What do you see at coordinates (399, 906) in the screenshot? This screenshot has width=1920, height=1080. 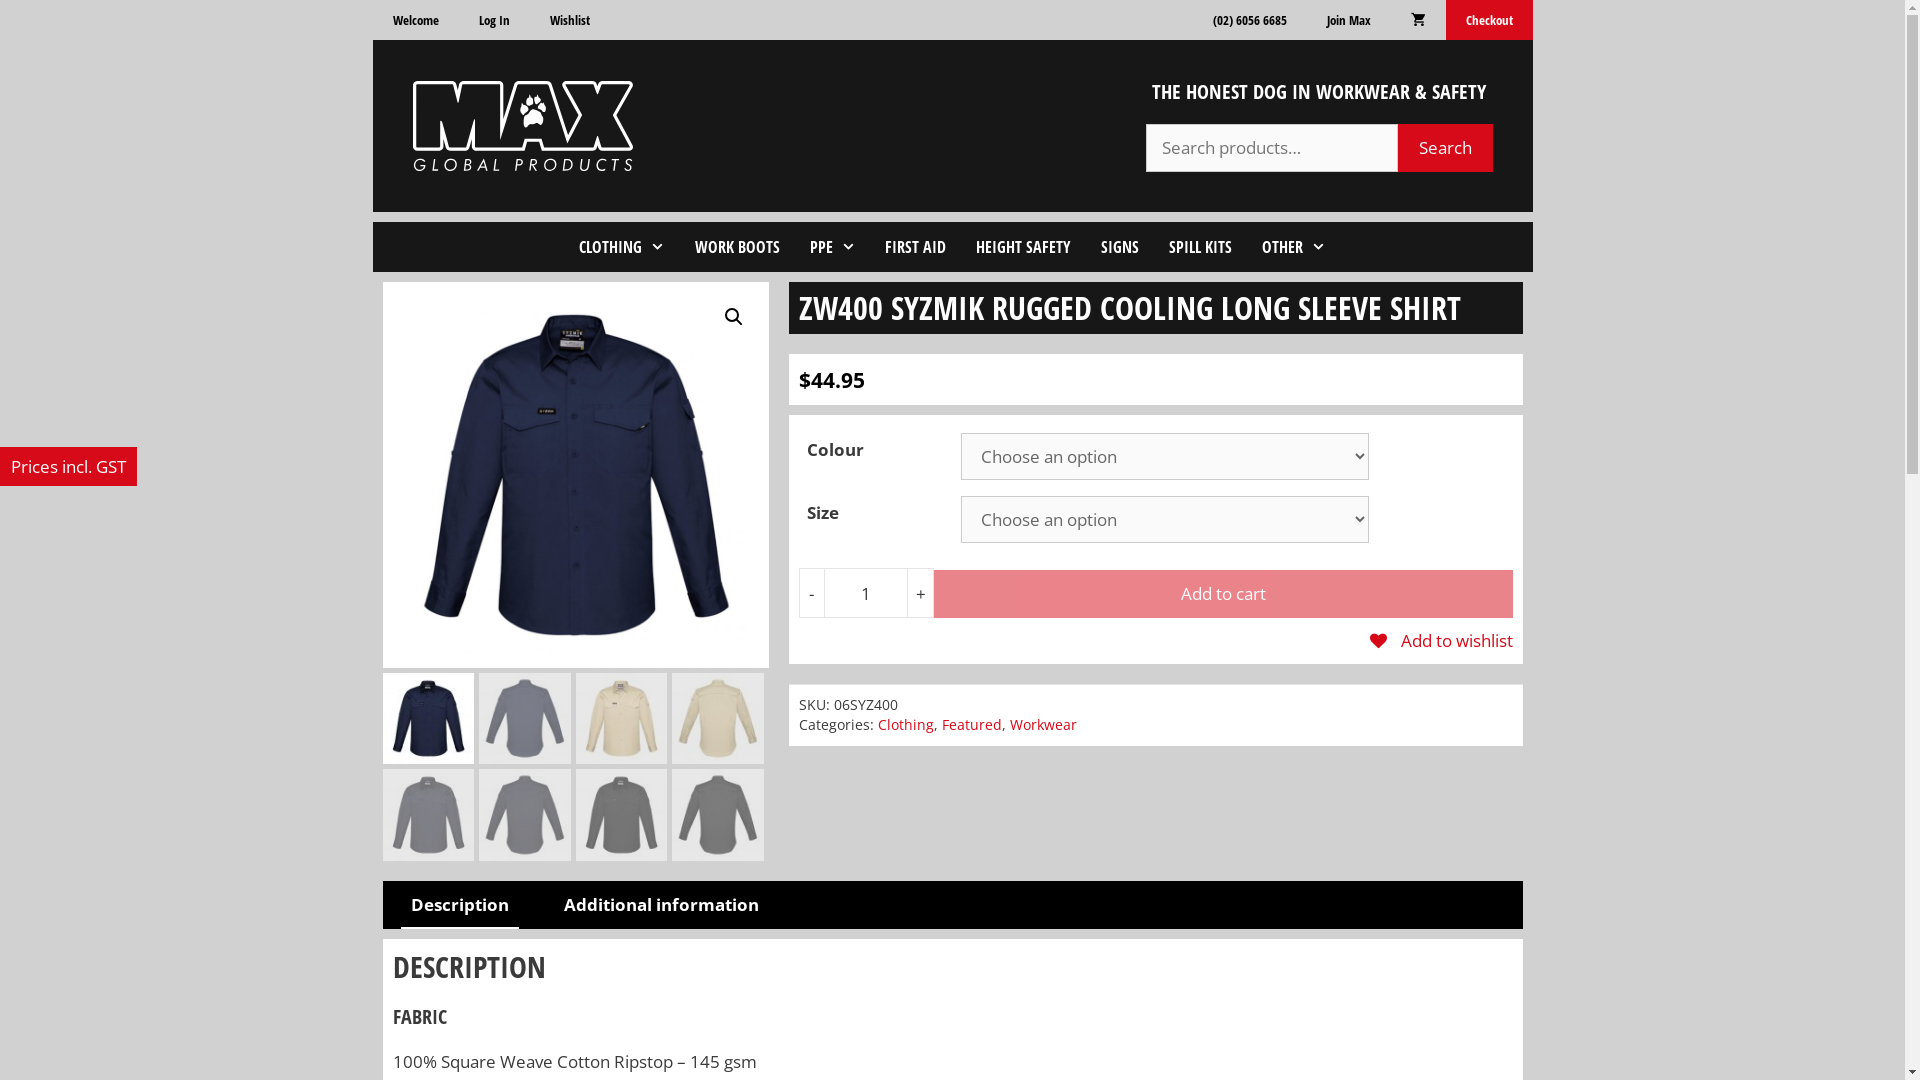 I see `'Description'` at bounding box center [399, 906].